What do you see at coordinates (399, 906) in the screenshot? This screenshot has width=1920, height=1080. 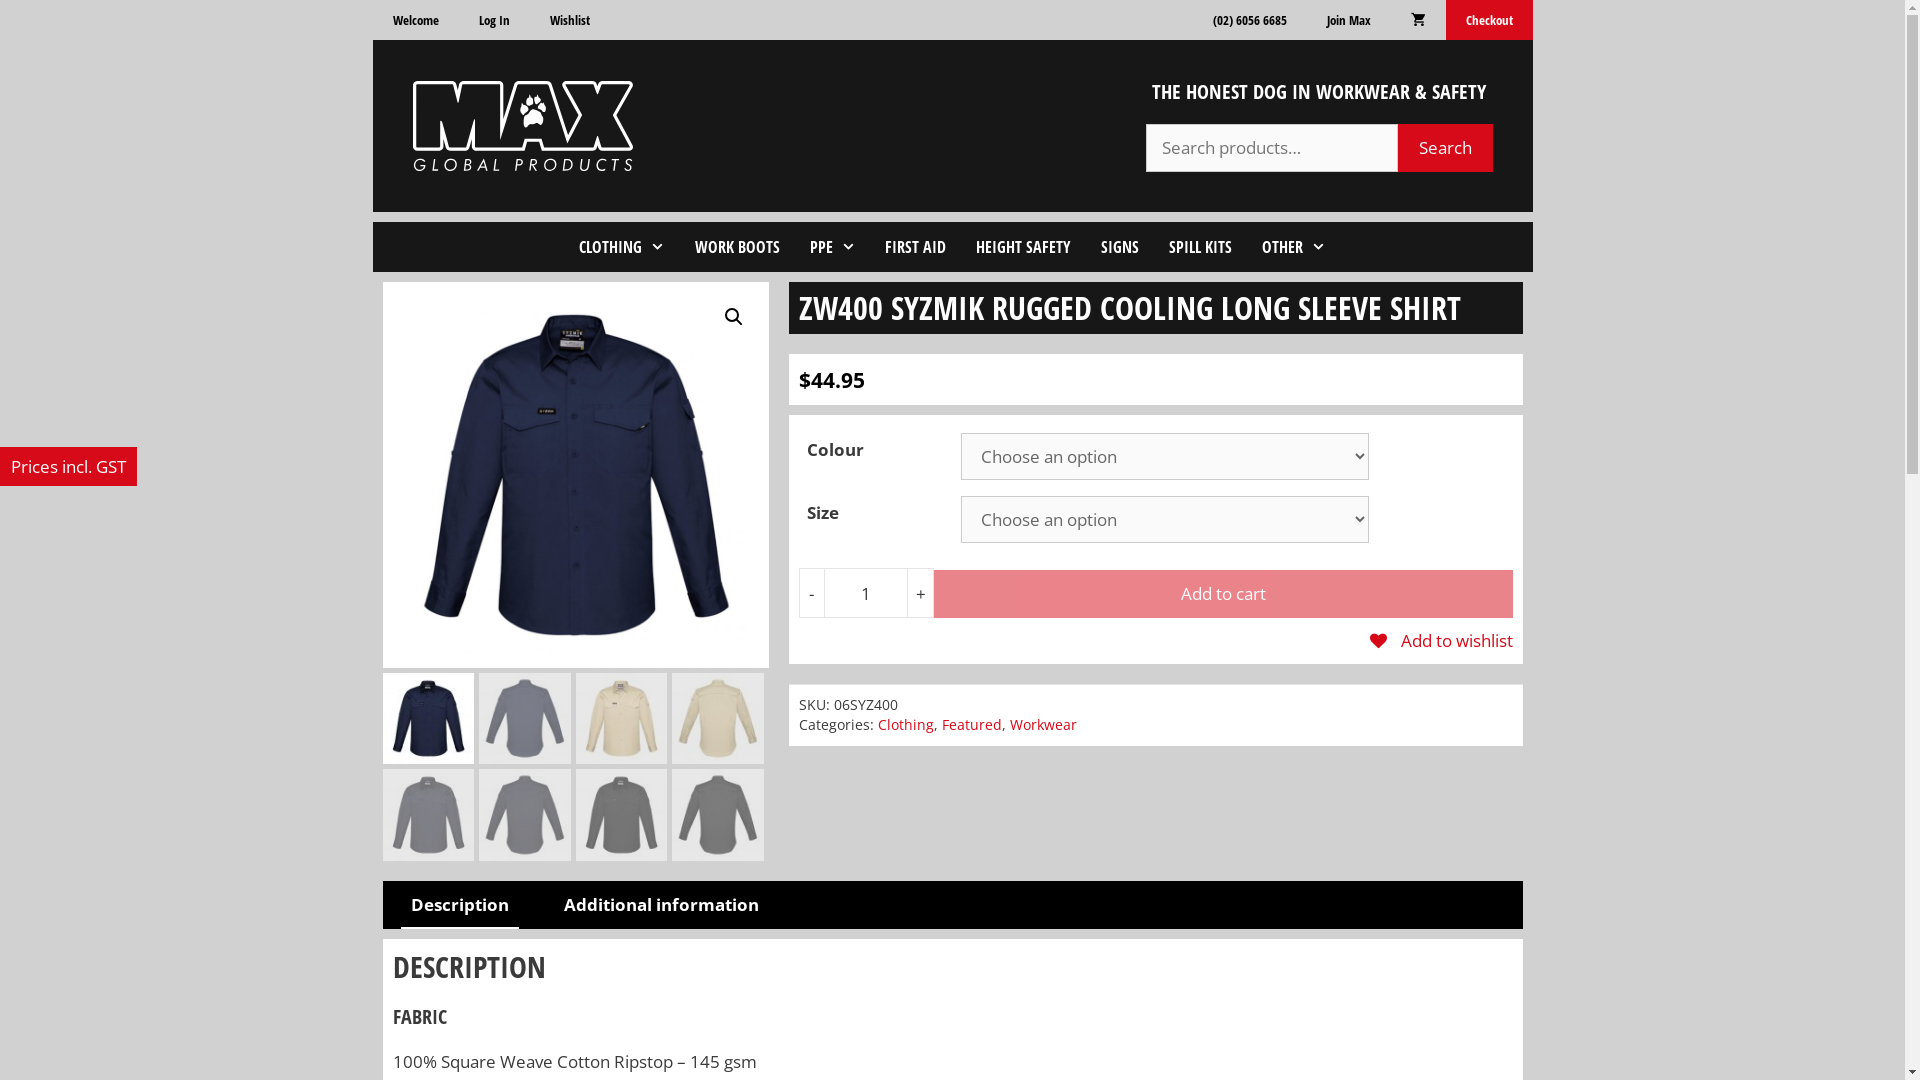 I see `'Description'` at bounding box center [399, 906].